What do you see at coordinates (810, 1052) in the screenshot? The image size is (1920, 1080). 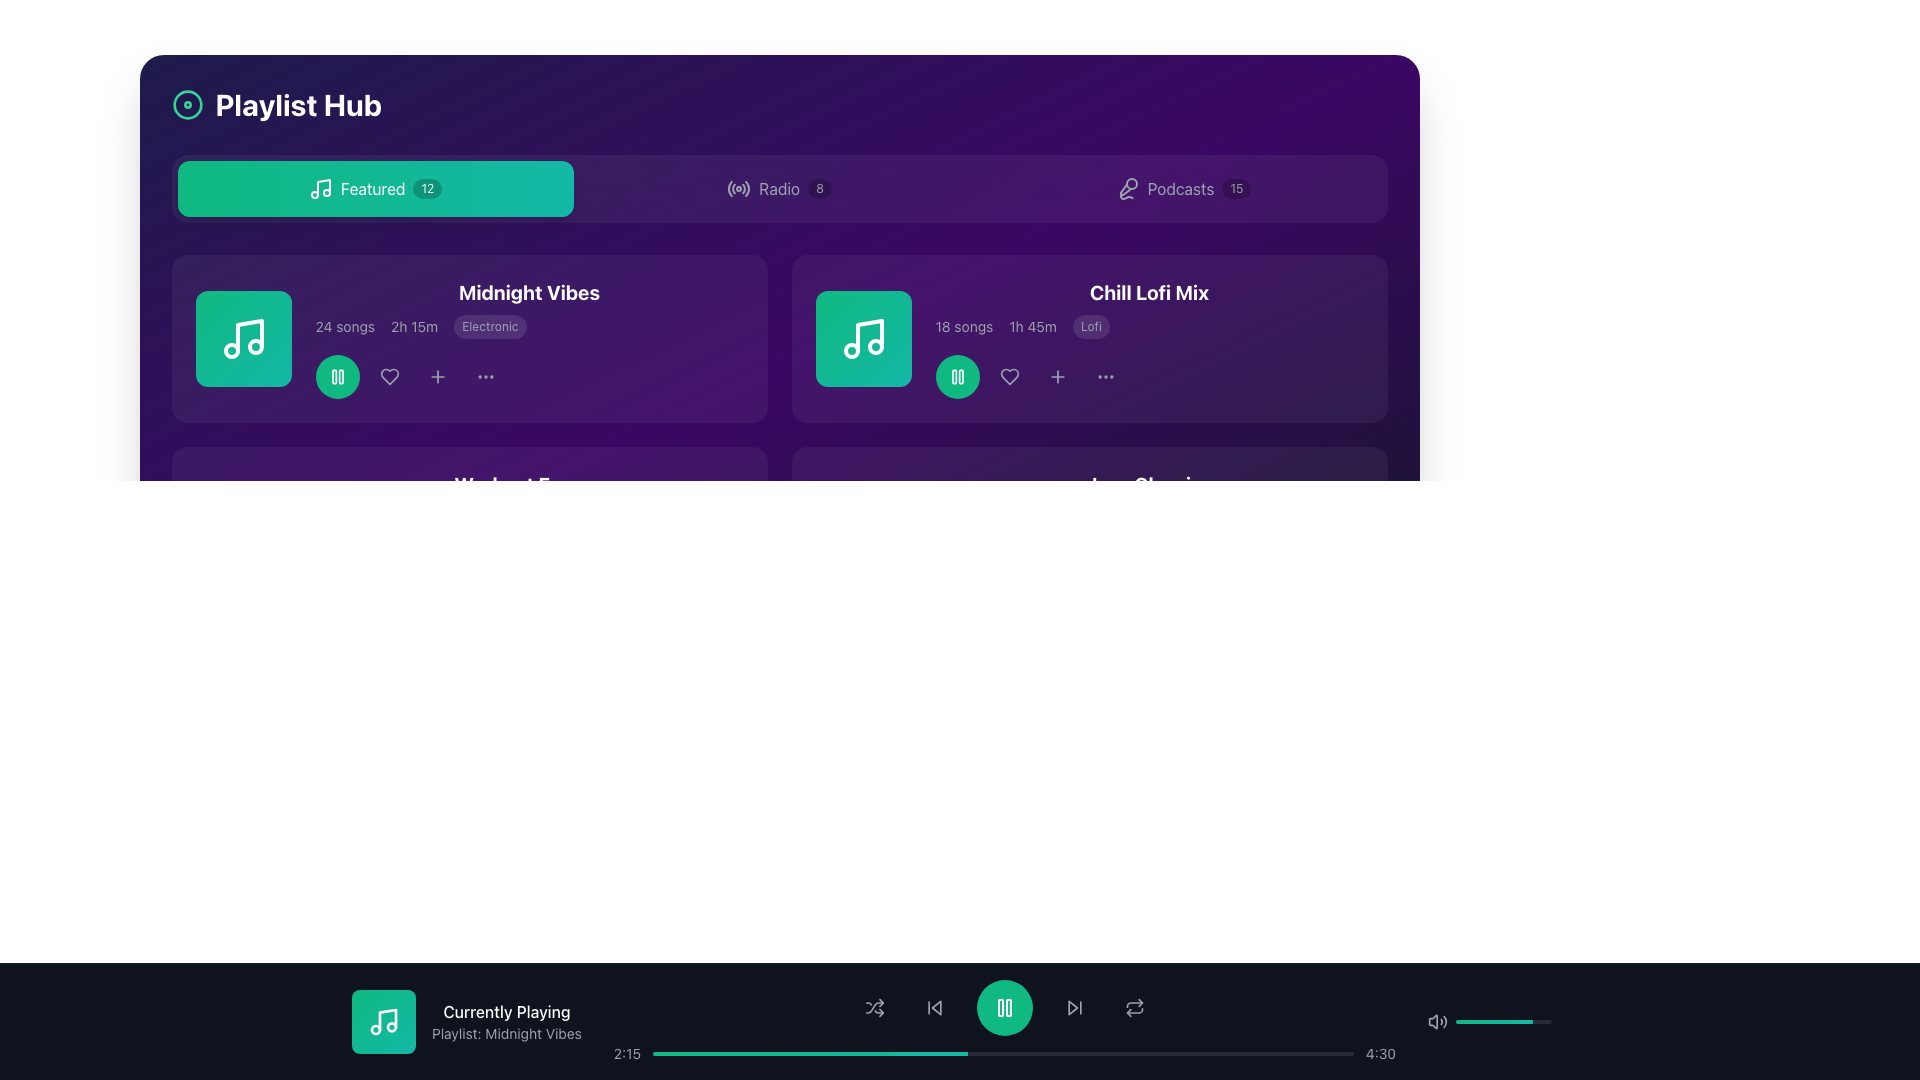 I see `the current progress on the progress bar indicating 45% completion, located at the bottom section of the interface` at bounding box center [810, 1052].